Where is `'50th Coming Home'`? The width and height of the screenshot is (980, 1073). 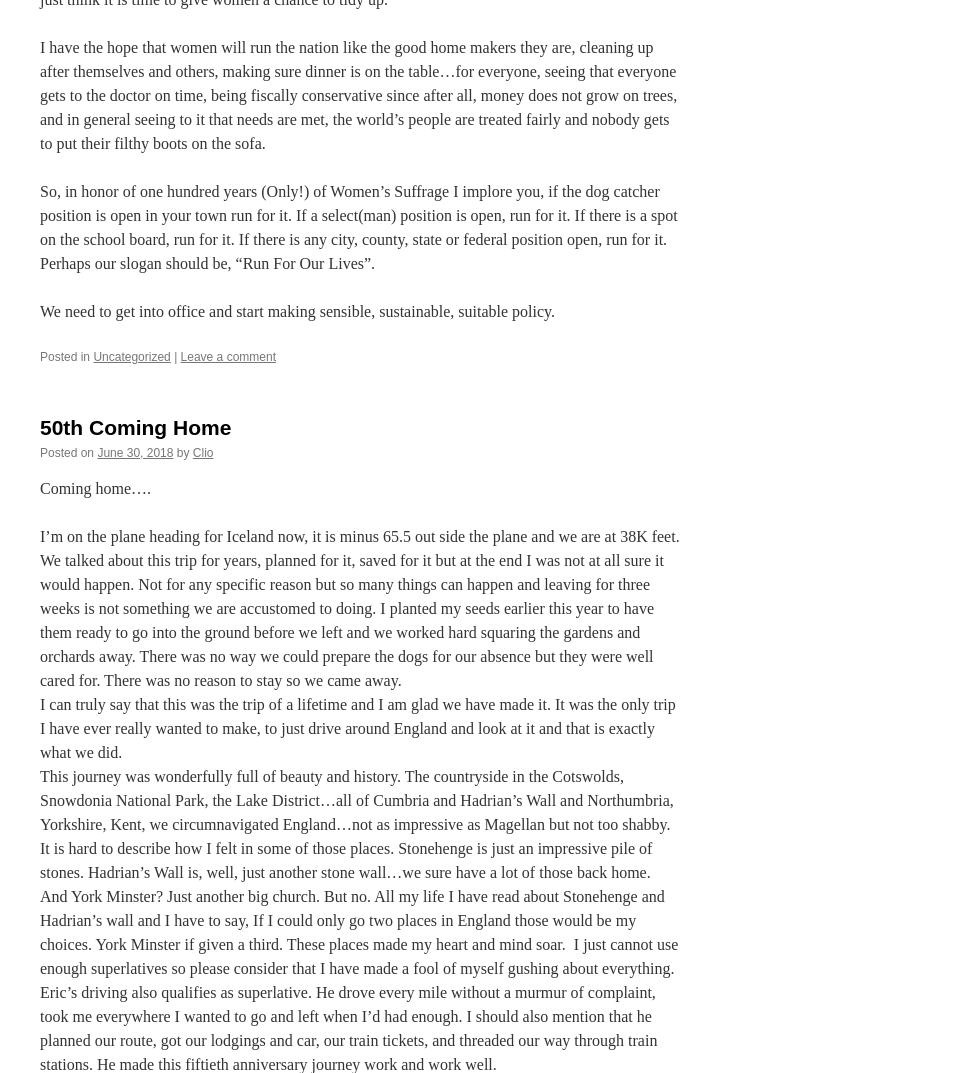
'50th Coming Home' is located at coordinates (135, 426).